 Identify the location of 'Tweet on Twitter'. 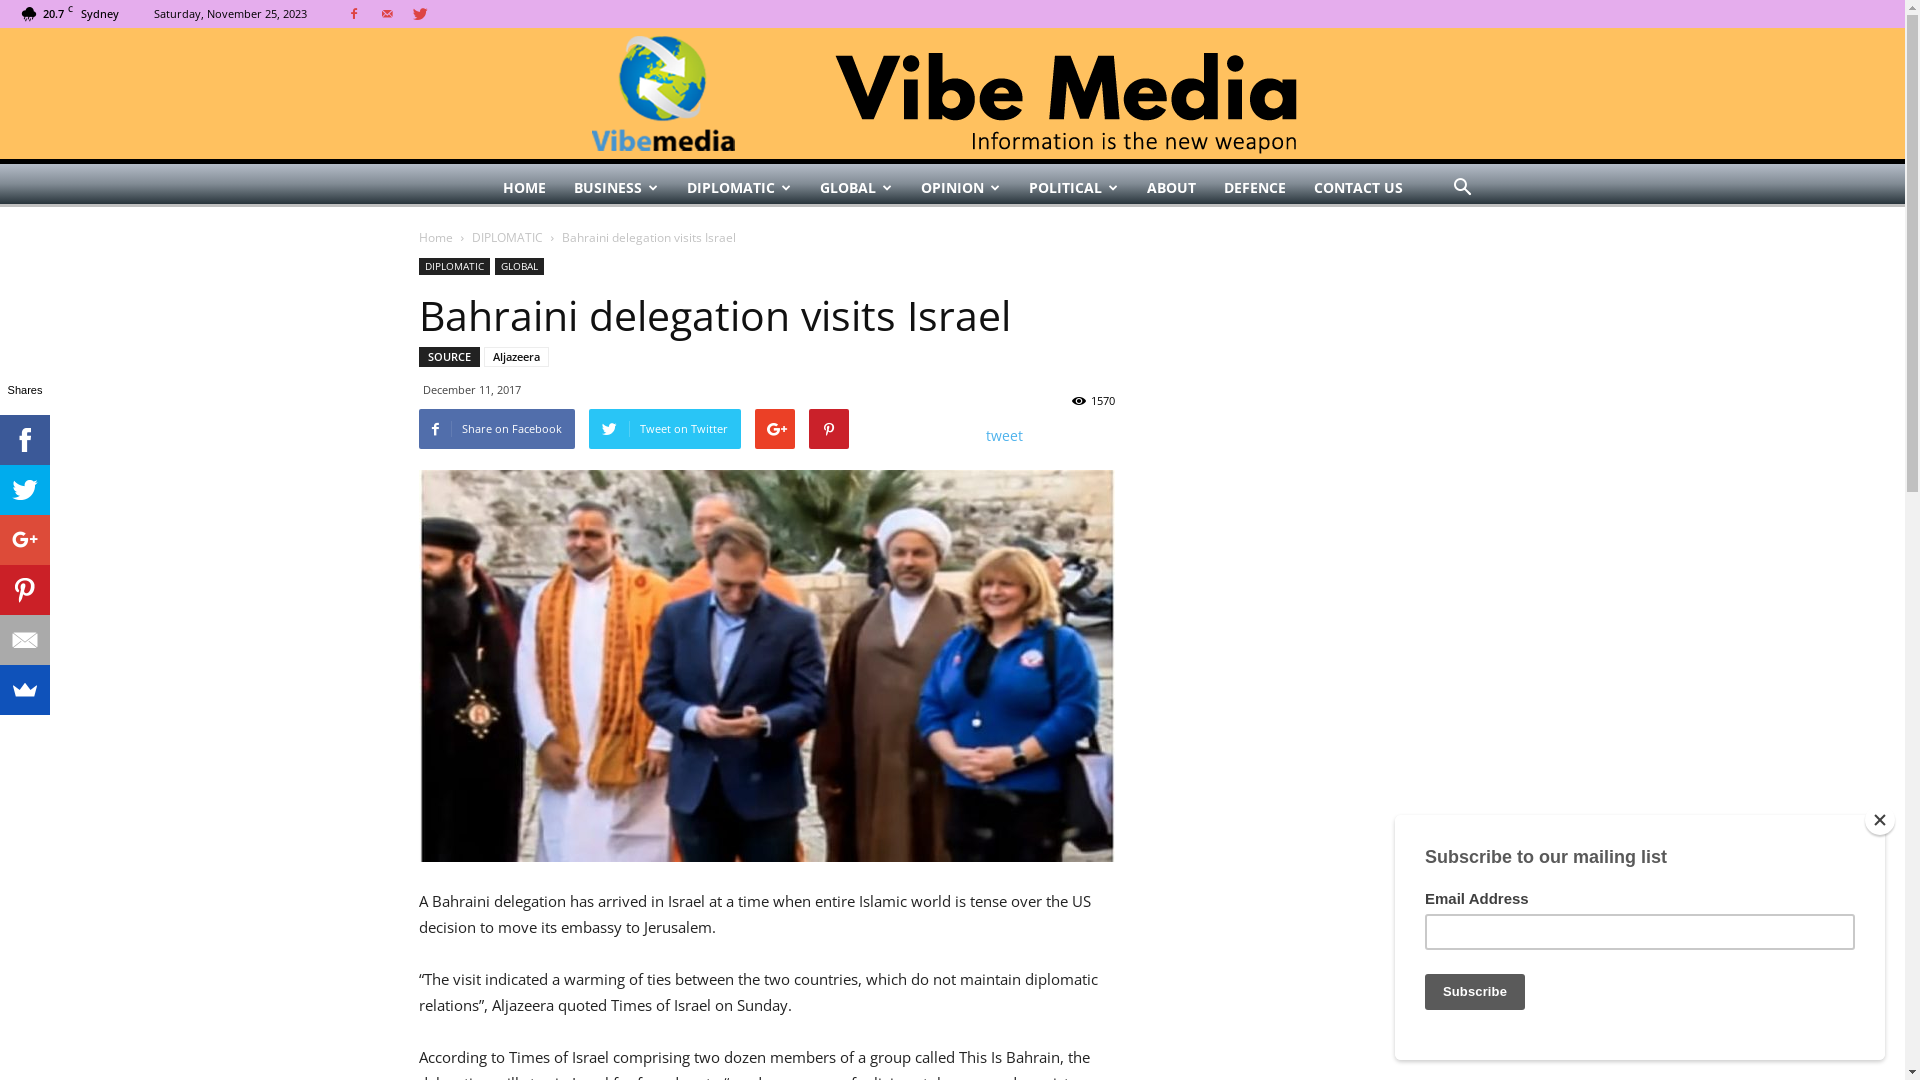
(663, 427).